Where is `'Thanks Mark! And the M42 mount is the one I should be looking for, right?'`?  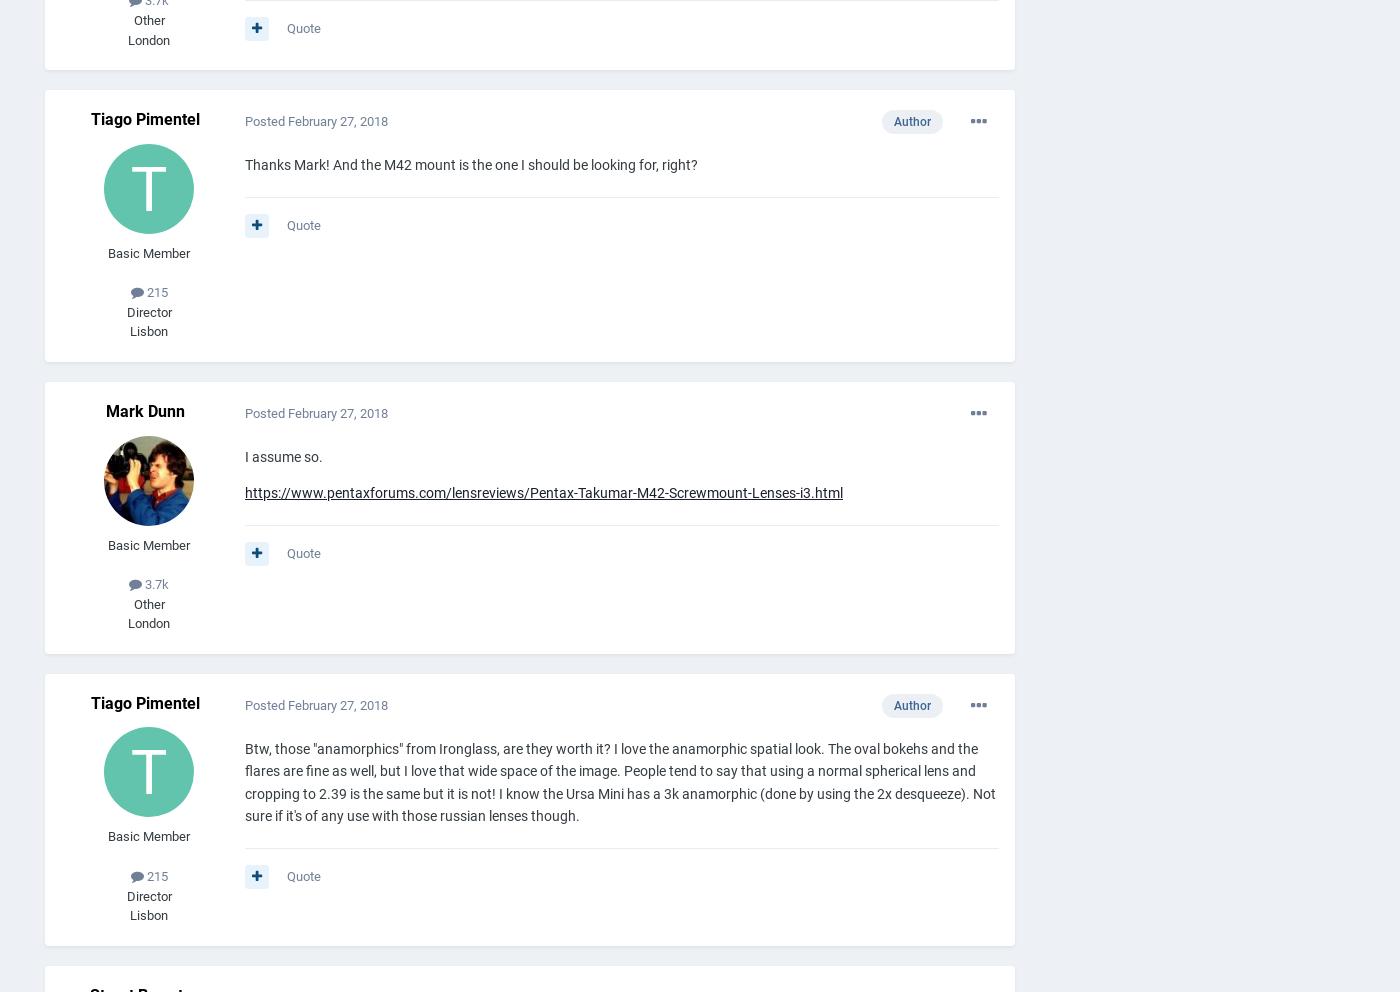
'Thanks Mark! And the M42 mount is the one I should be looking for, right?' is located at coordinates (244, 164).